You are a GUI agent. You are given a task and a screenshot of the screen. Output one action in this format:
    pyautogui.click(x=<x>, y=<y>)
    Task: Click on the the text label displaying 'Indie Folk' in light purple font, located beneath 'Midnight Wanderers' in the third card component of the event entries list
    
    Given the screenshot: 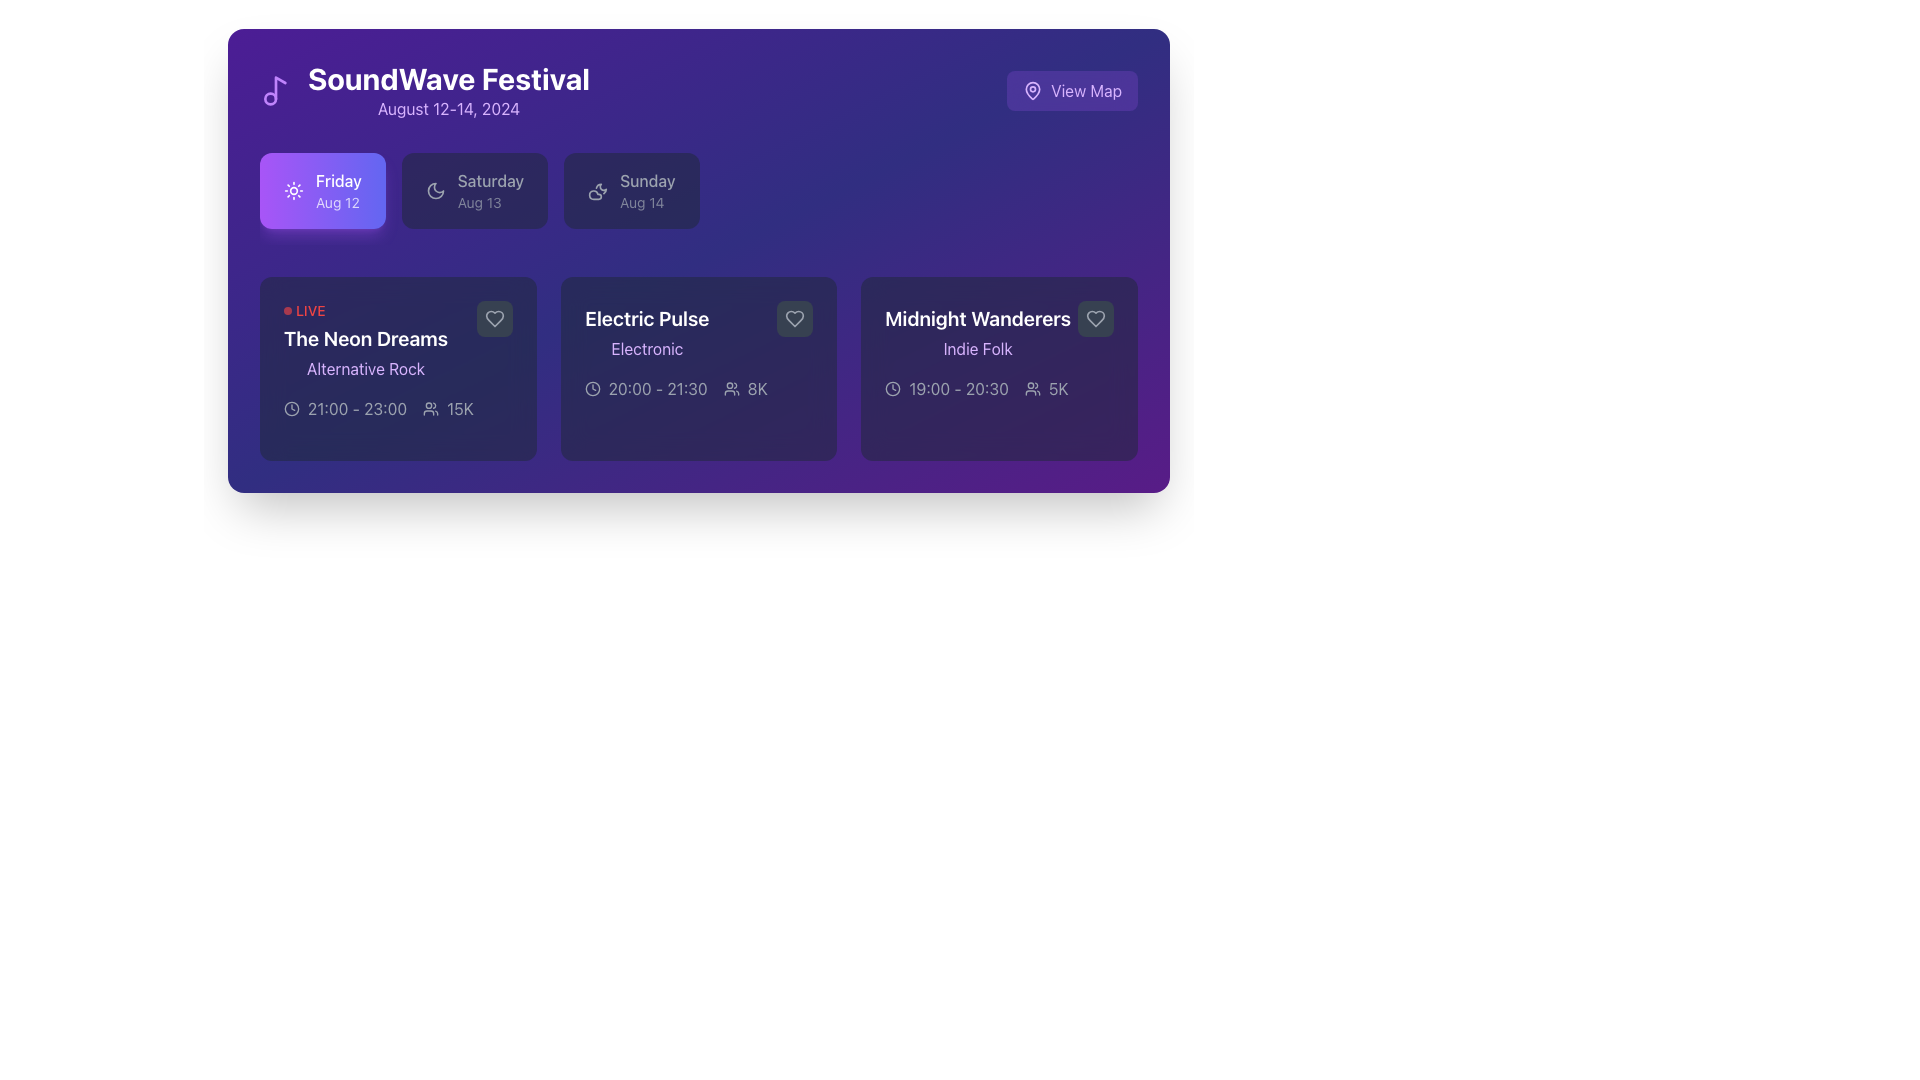 What is the action you would take?
    pyautogui.click(x=978, y=347)
    